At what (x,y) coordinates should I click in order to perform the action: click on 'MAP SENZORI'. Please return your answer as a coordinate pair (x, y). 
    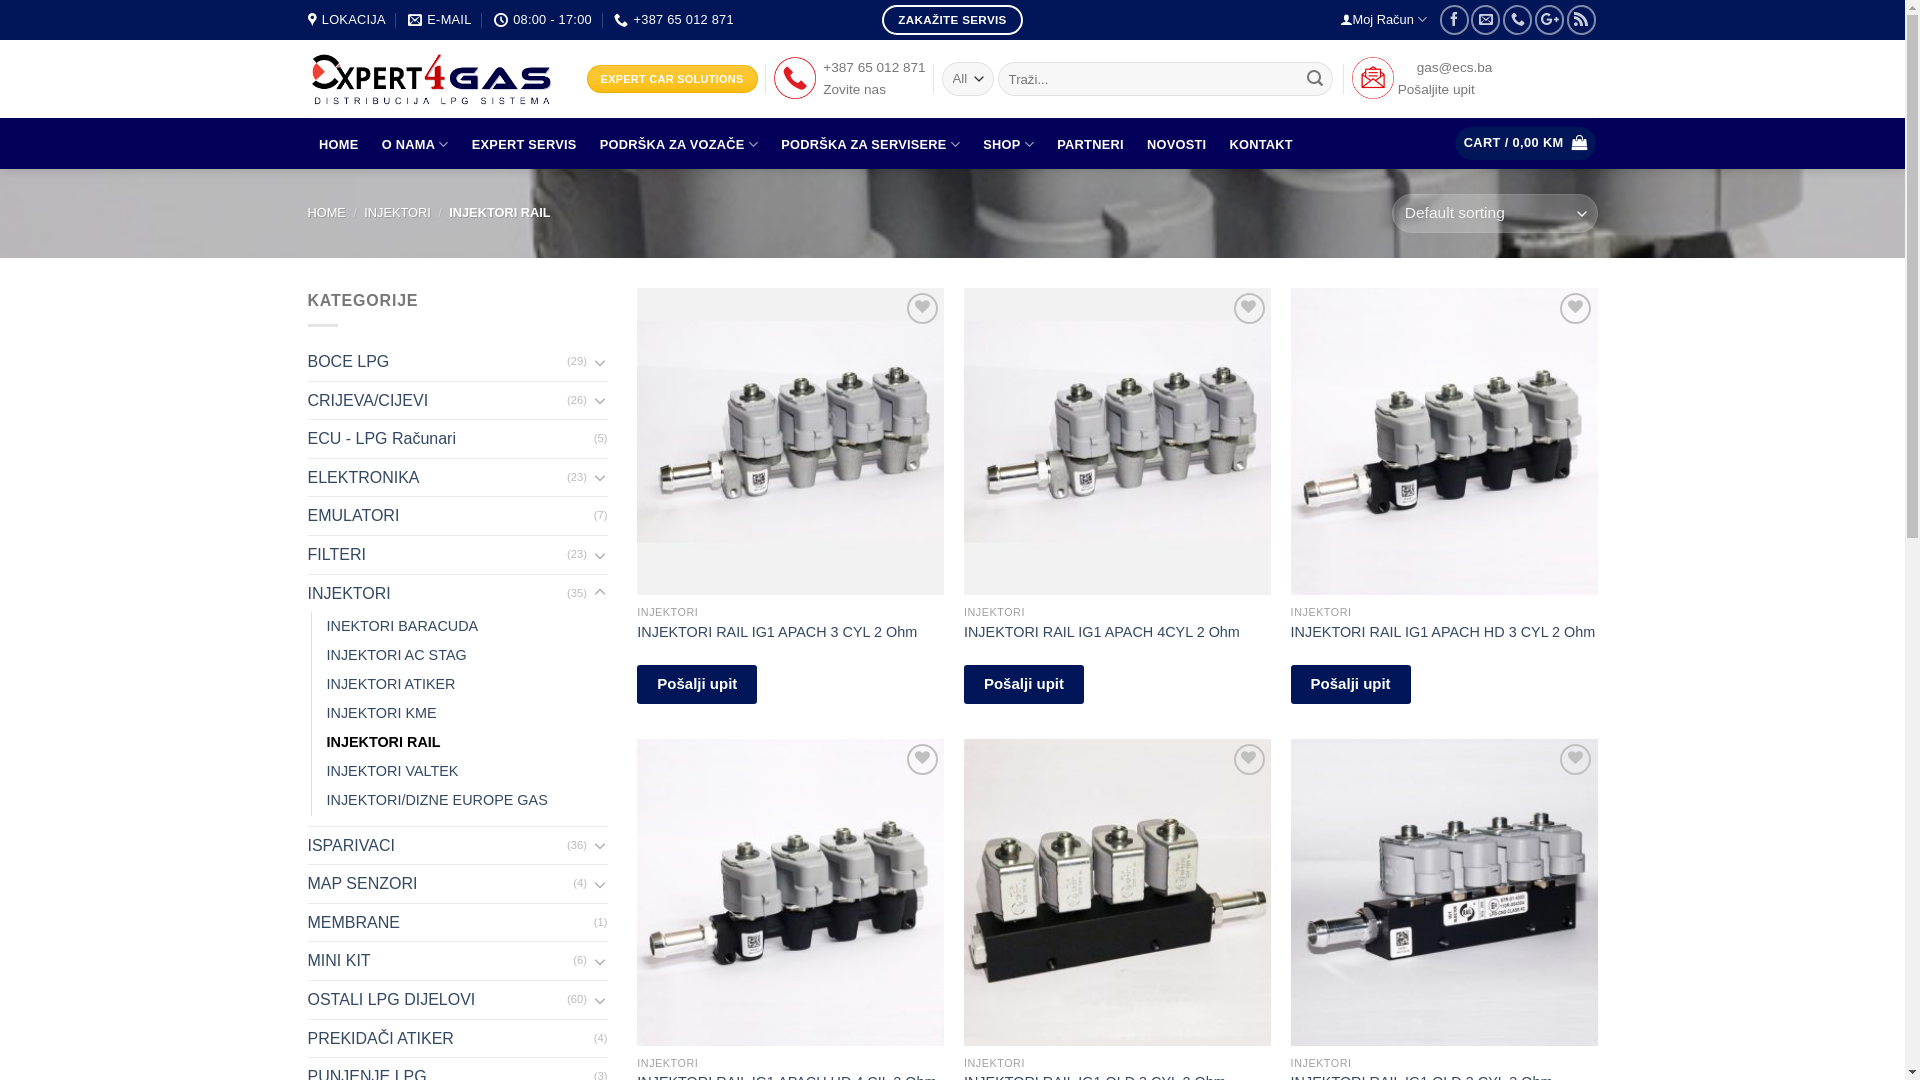
    Looking at the image, I should click on (440, 882).